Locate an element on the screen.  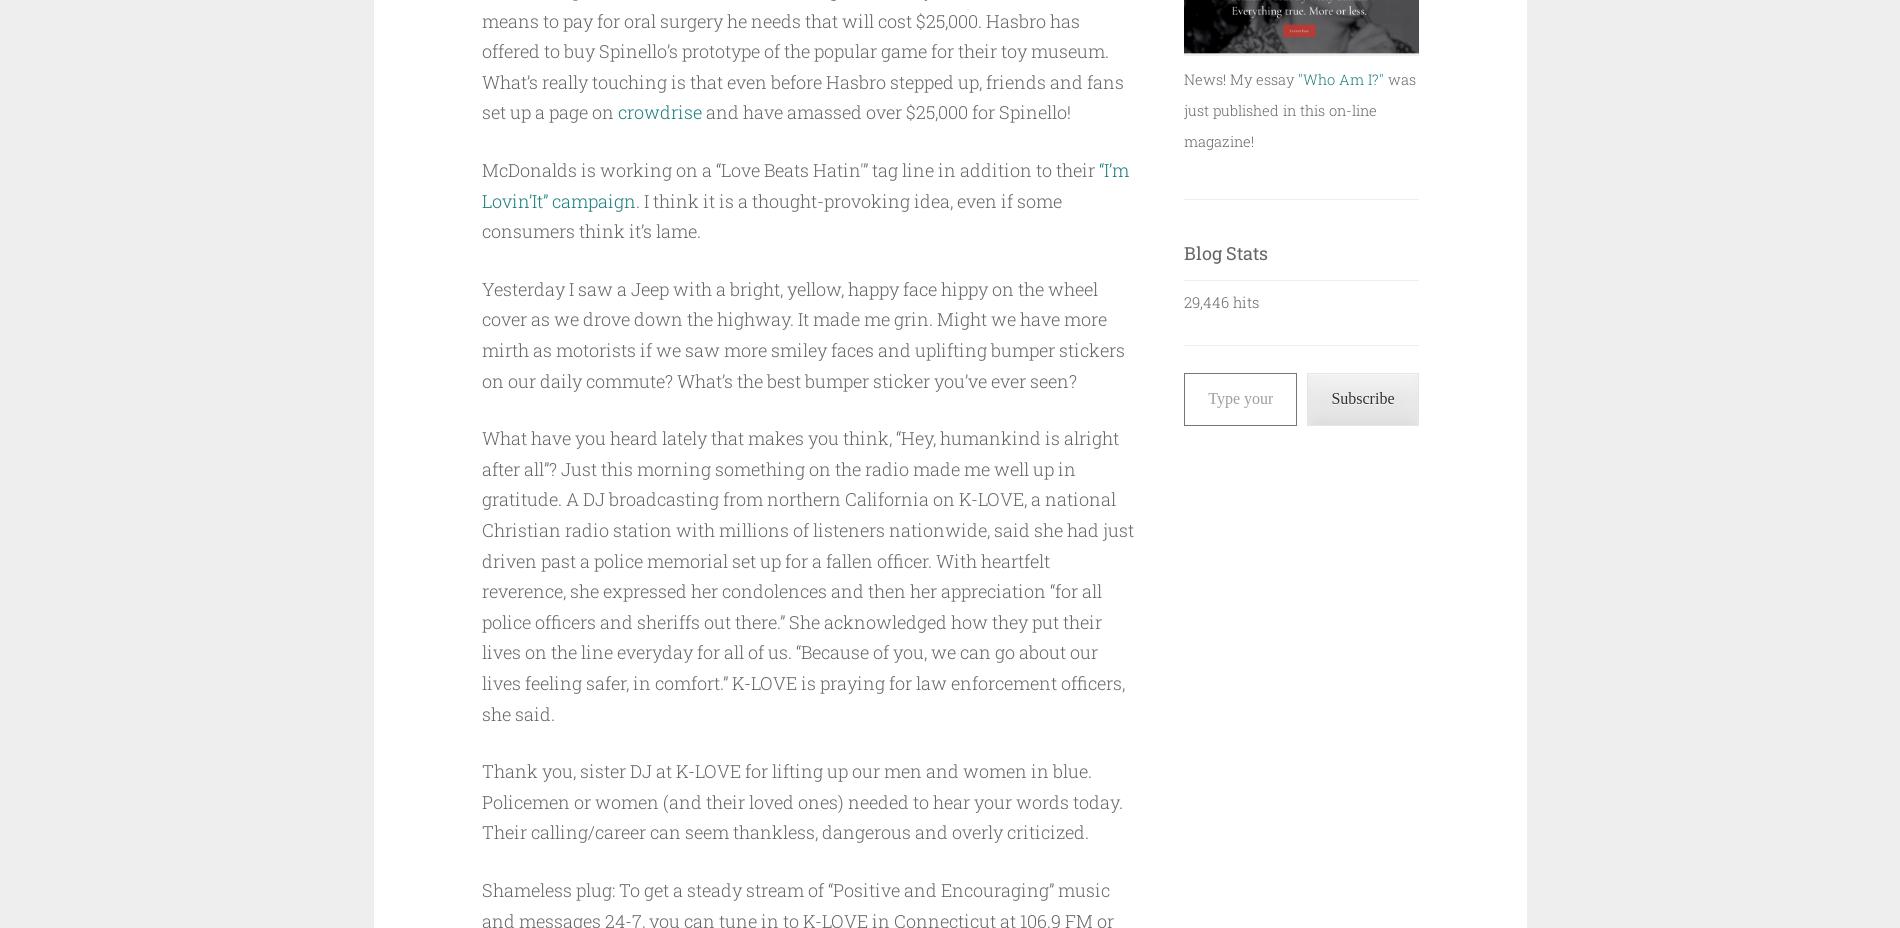
'was just published in this on-line magazine!' is located at coordinates (1298, 108).